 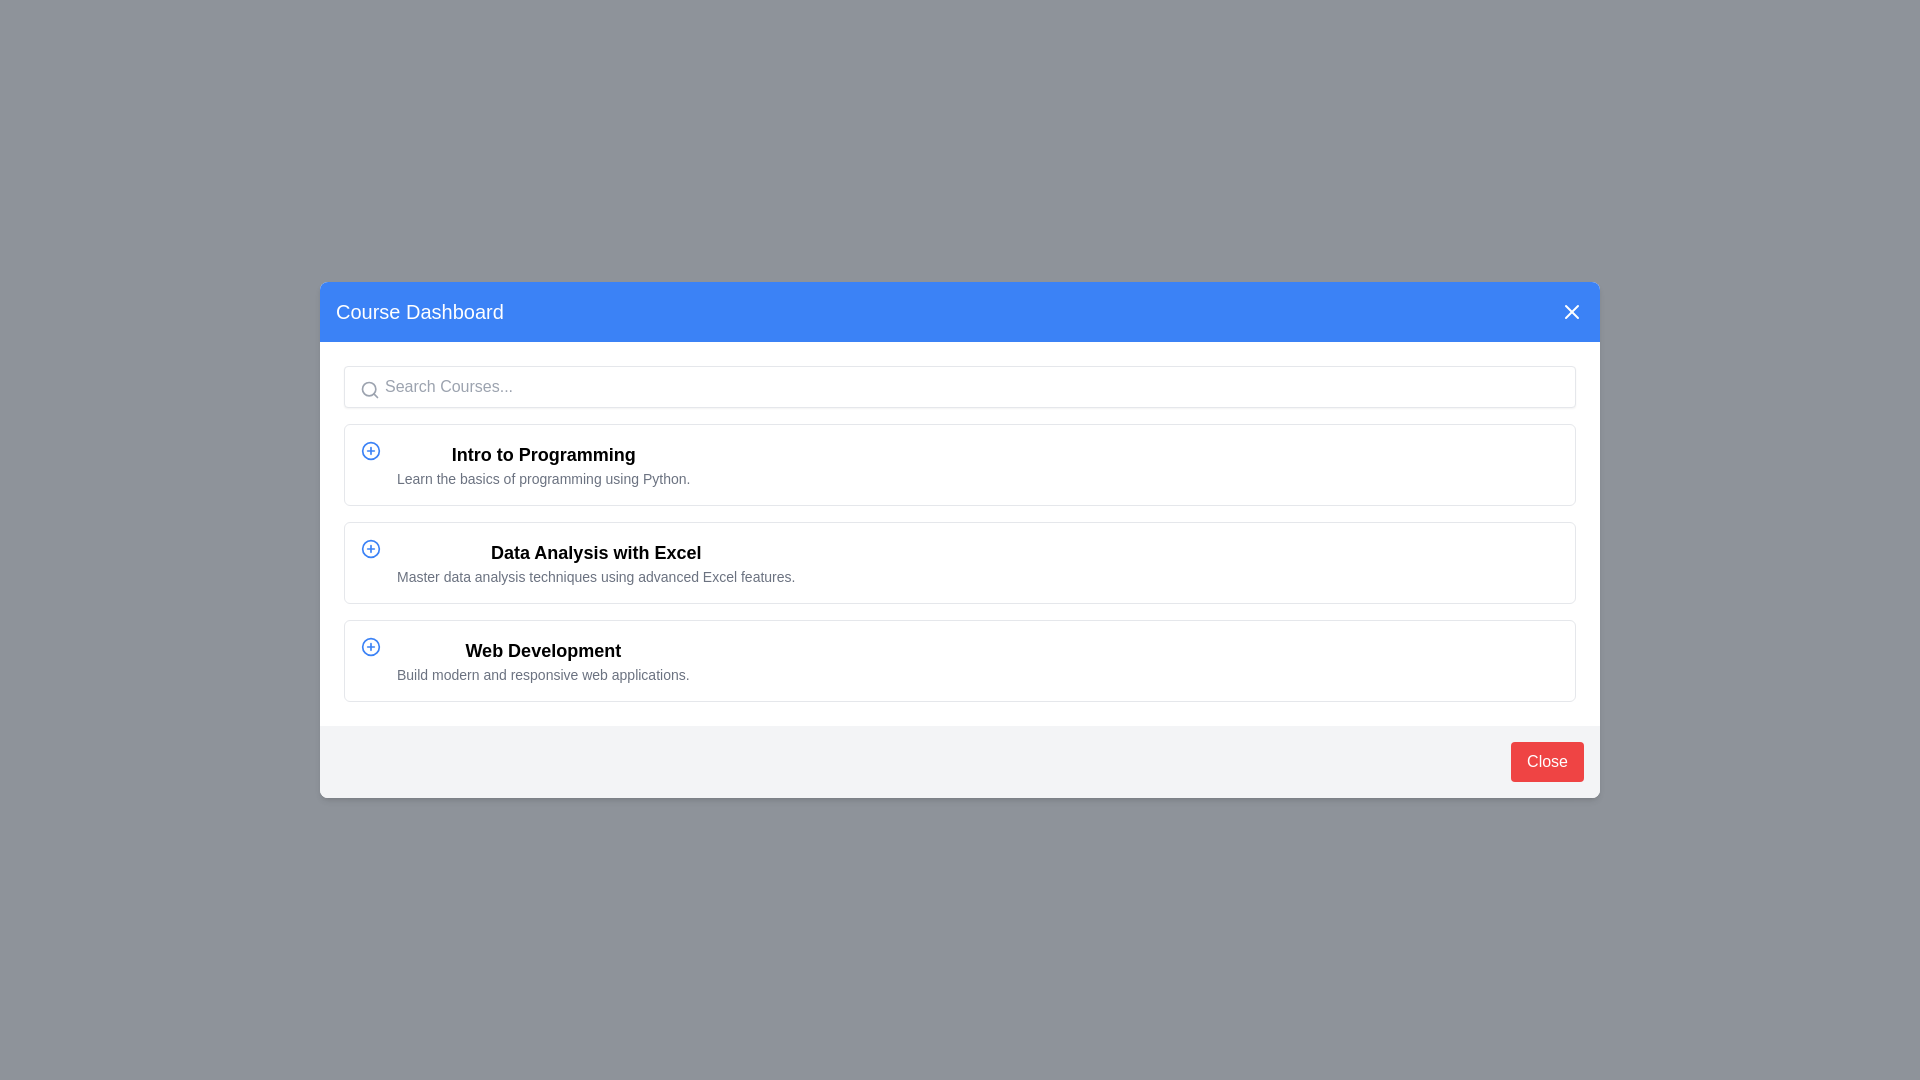 What do you see at coordinates (543, 465) in the screenshot?
I see `the text block that contains 'Intro to Programming' and 'Learn the basics of programming using Python.' positioned below the search bar in the main content area` at bounding box center [543, 465].